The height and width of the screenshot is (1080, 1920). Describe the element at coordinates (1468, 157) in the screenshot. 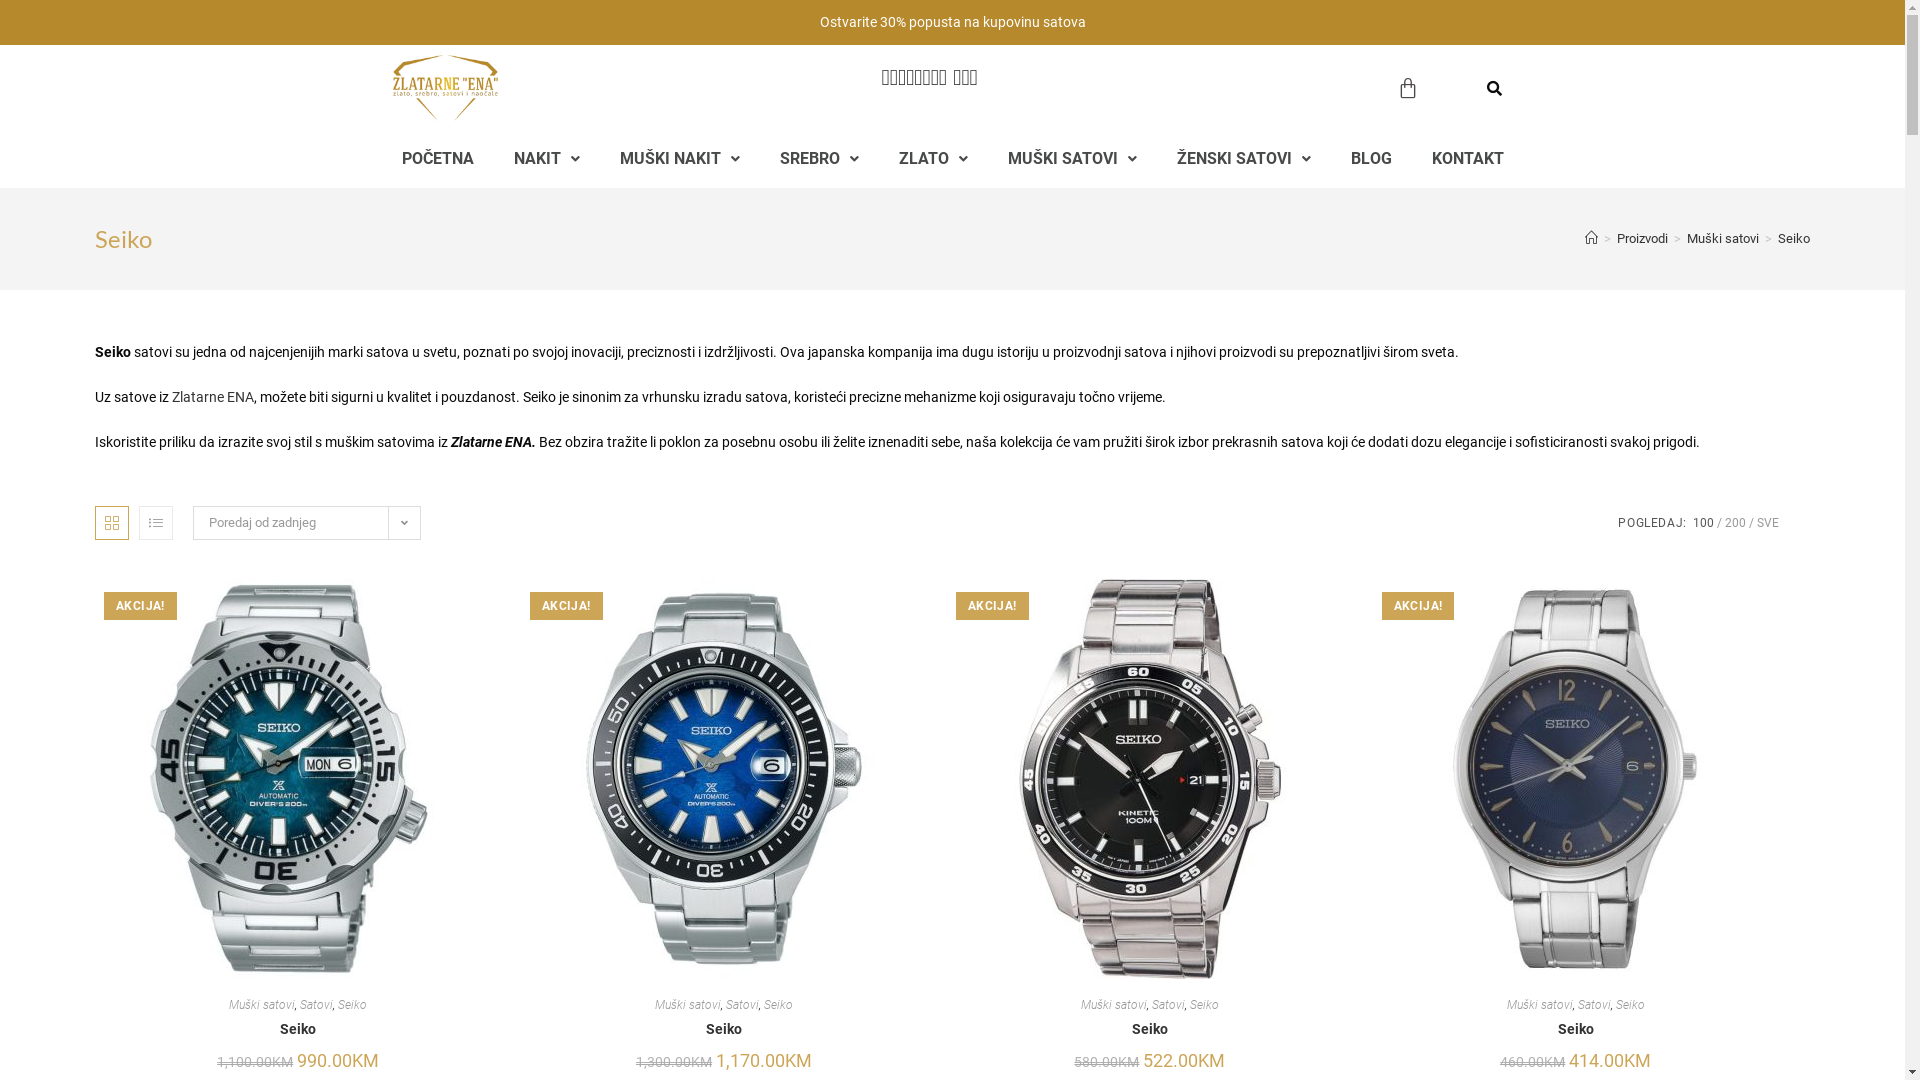

I see `'KONTAKT'` at that location.